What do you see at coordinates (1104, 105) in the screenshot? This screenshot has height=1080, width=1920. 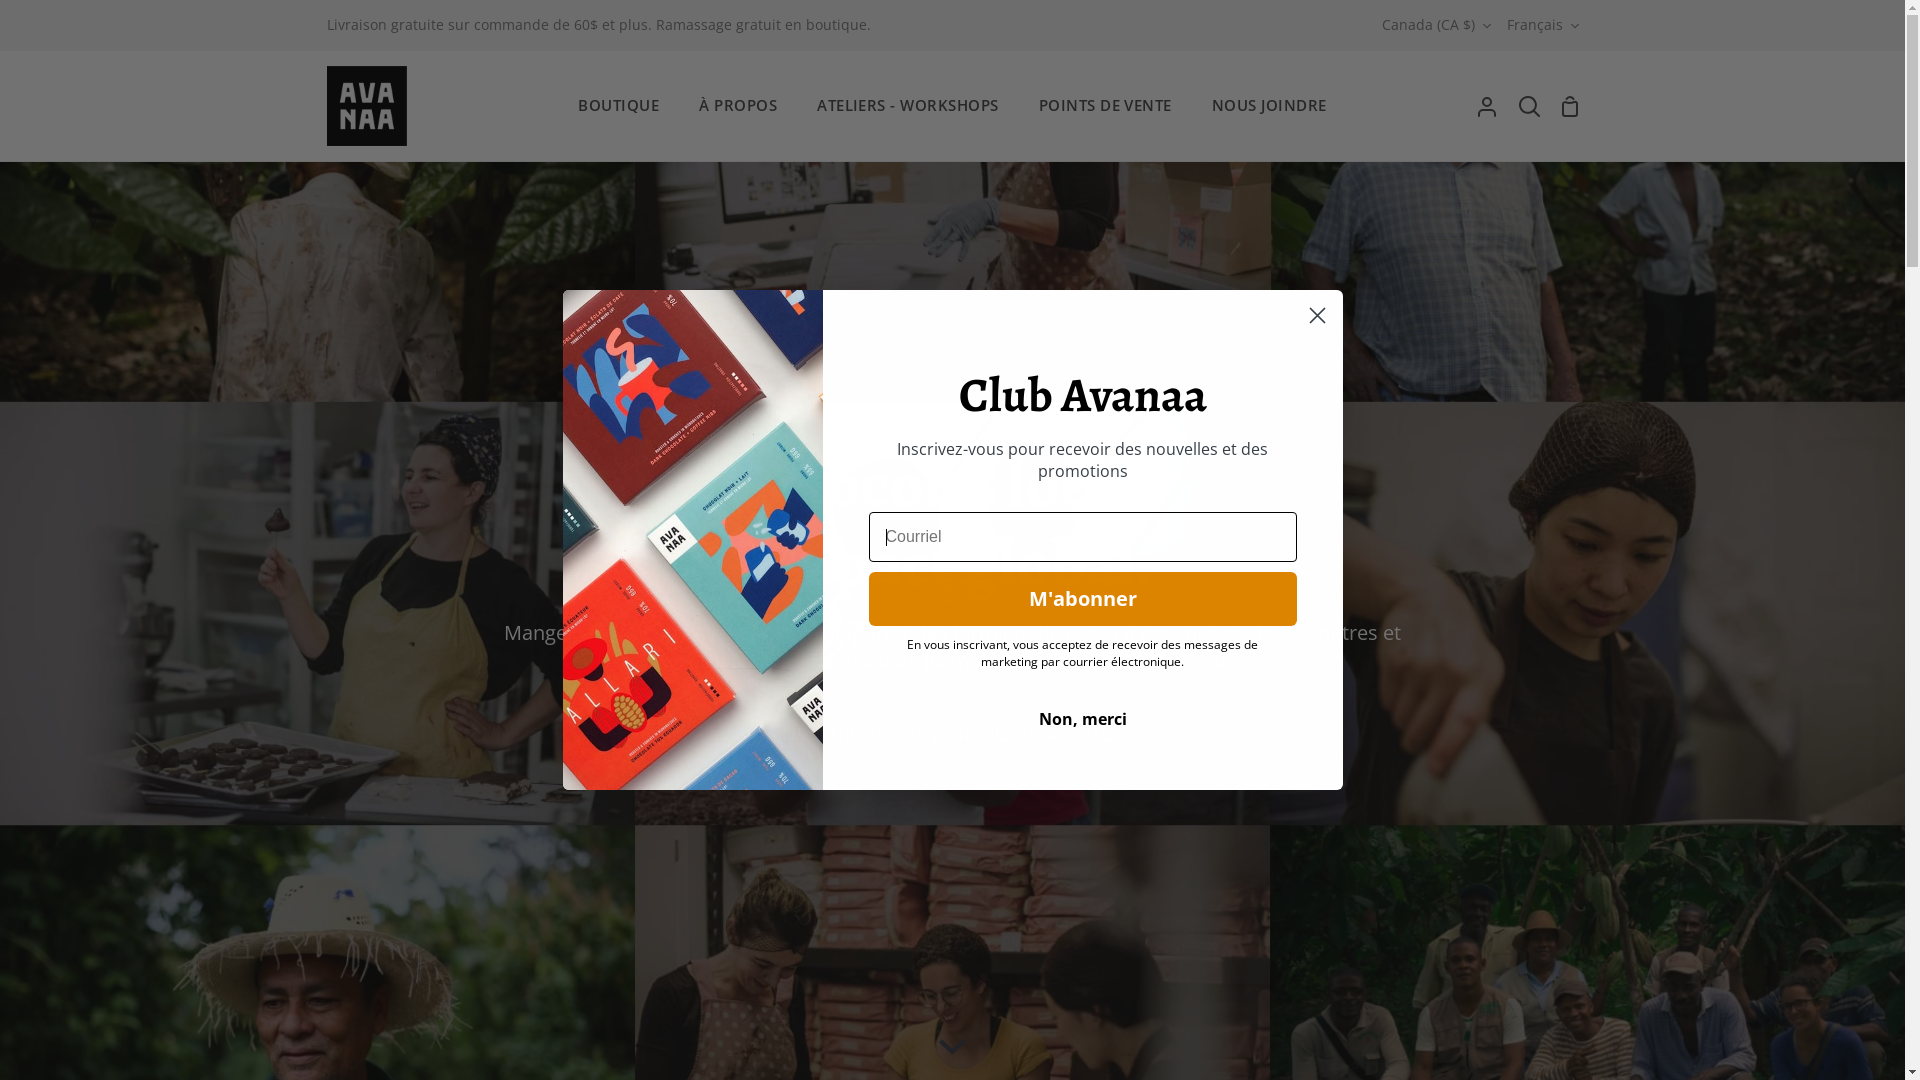 I see `'POINTS DE VENTE'` at bounding box center [1104, 105].